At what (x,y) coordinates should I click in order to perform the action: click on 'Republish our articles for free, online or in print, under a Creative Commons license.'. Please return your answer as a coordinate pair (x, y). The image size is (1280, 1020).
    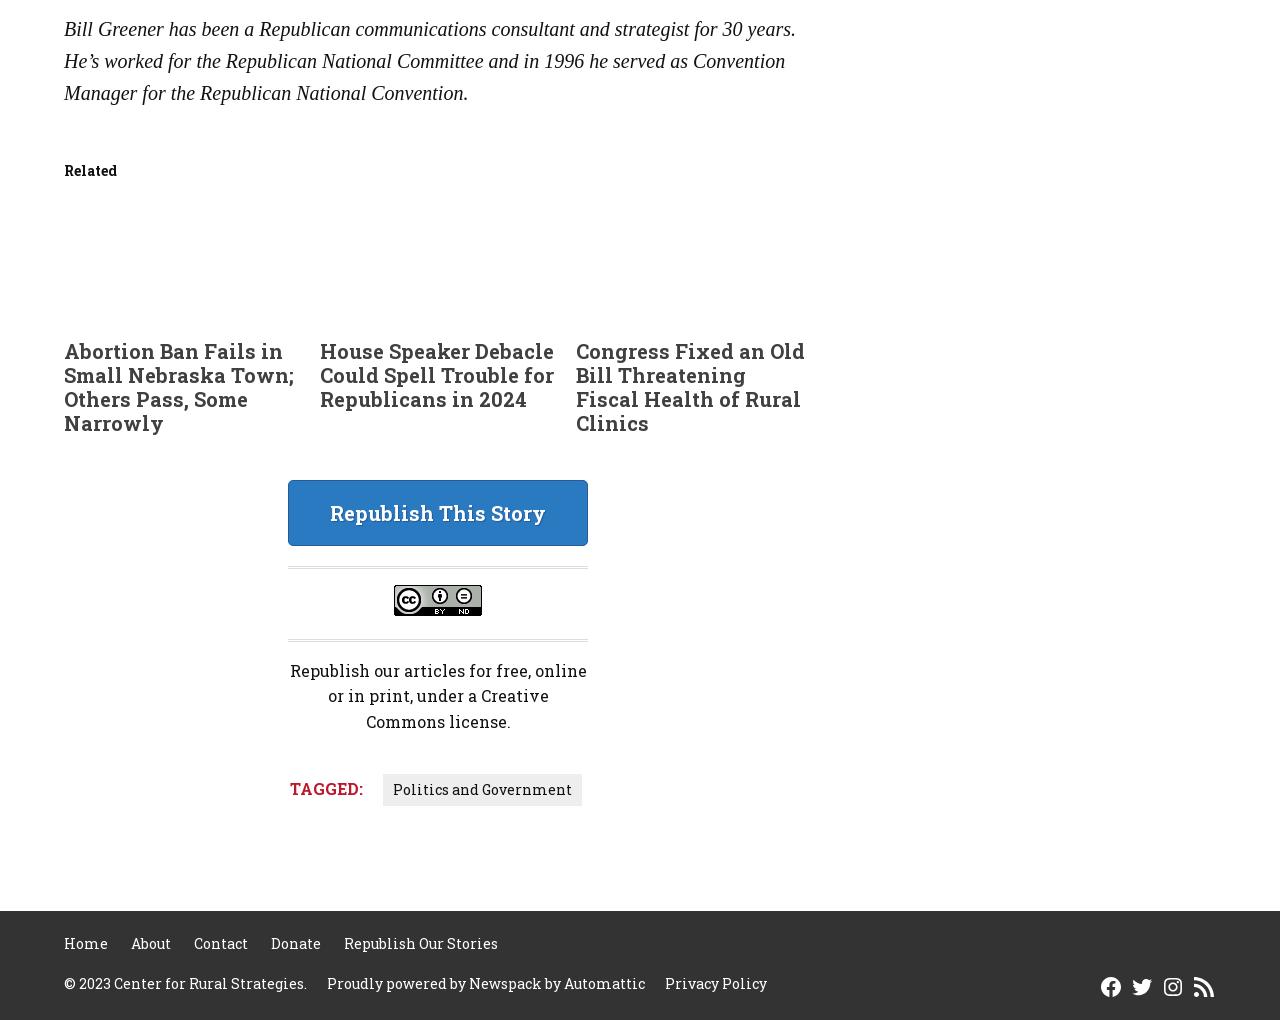
    Looking at the image, I should click on (288, 694).